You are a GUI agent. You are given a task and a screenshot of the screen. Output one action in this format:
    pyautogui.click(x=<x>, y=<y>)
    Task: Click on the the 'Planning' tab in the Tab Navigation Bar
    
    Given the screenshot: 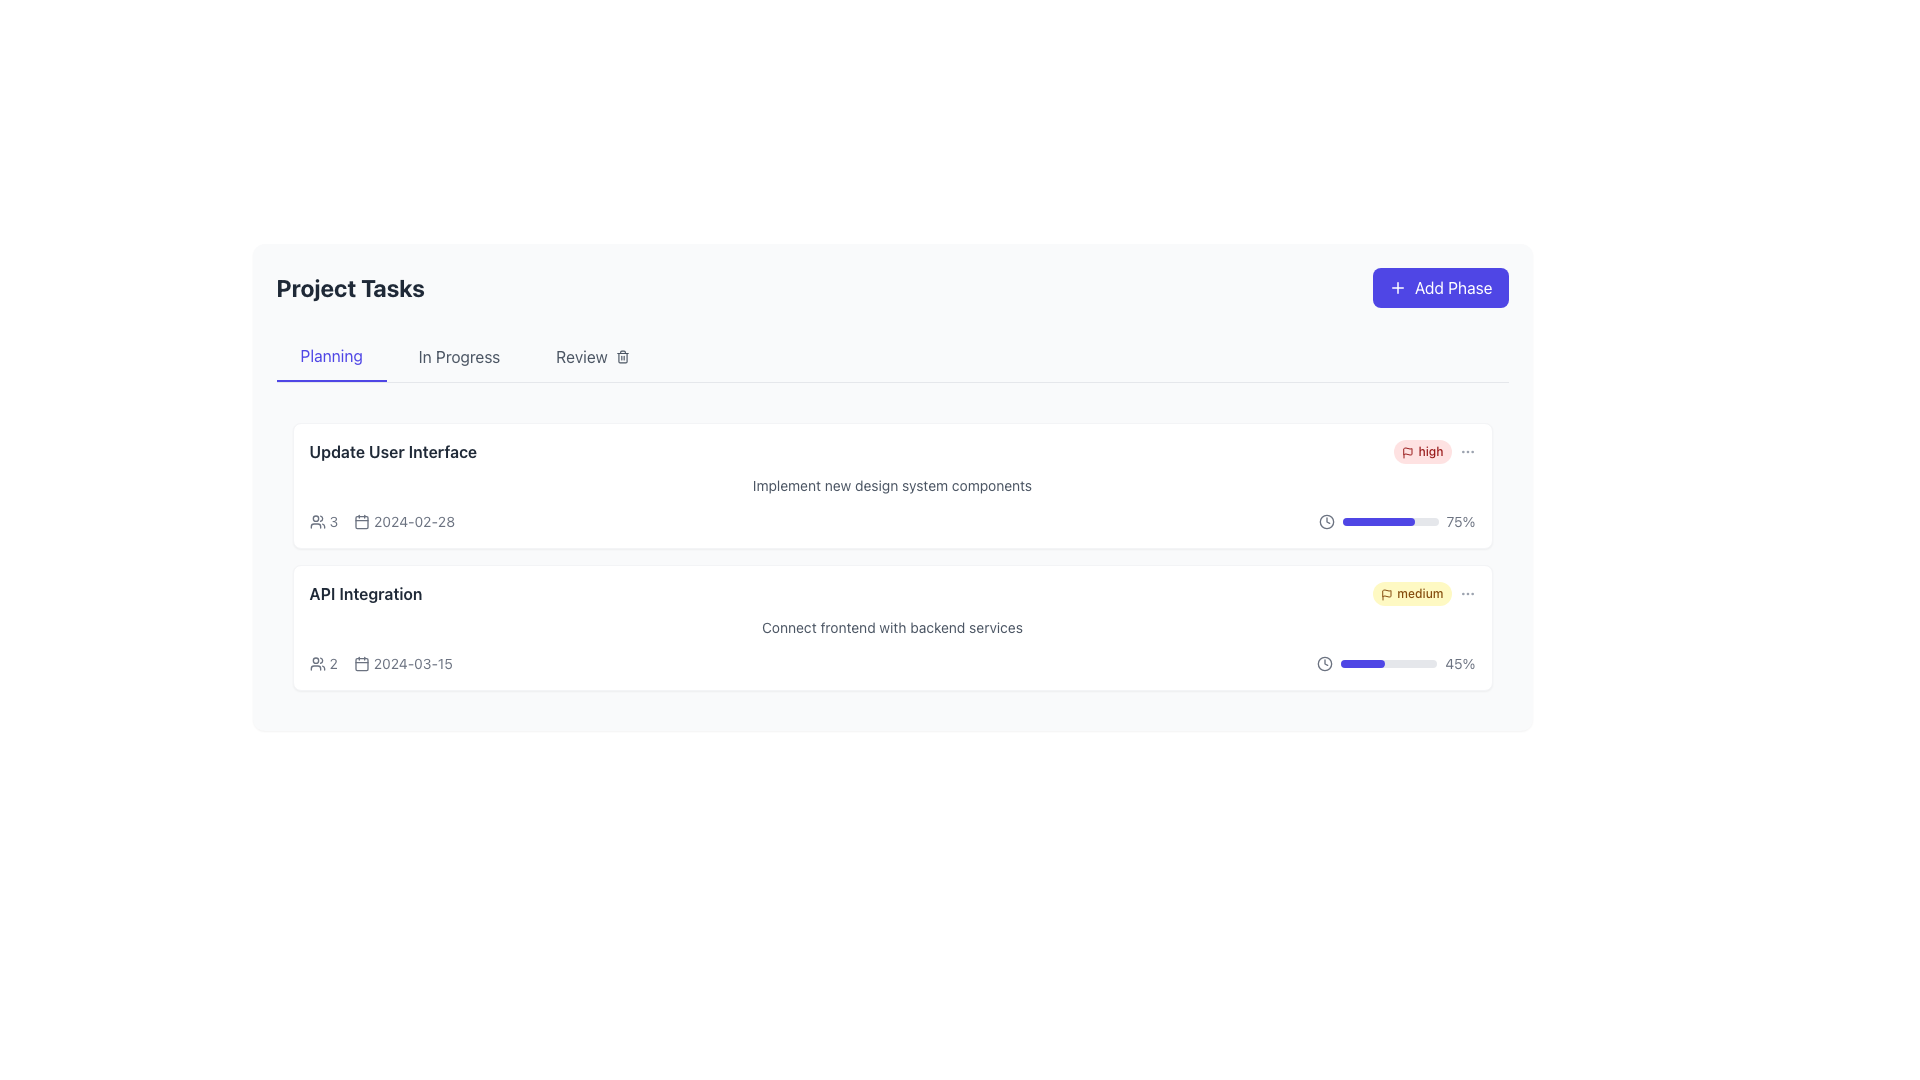 What is the action you would take?
    pyautogui.click(x=891, y=356)
    